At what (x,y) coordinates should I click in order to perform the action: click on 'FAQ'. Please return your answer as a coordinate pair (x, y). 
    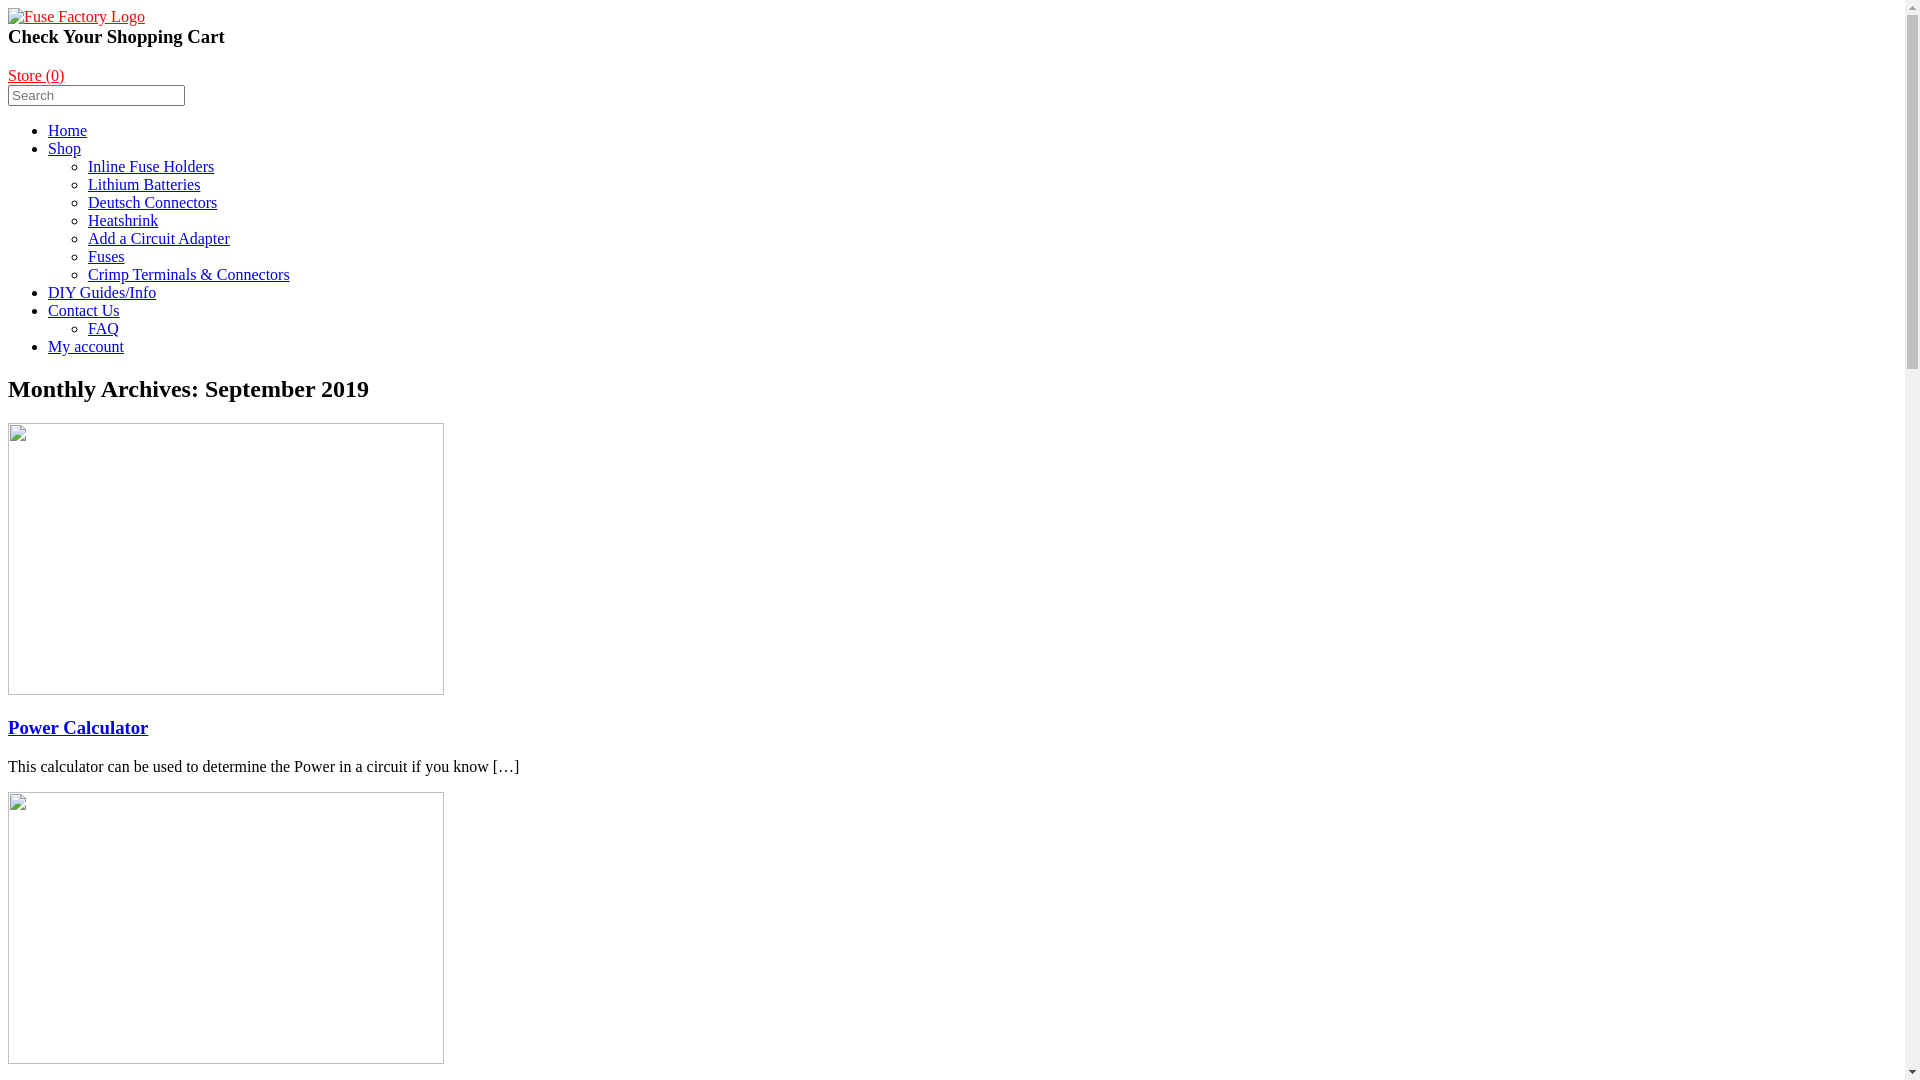
    Looking at the image, I should click on (102, 327).